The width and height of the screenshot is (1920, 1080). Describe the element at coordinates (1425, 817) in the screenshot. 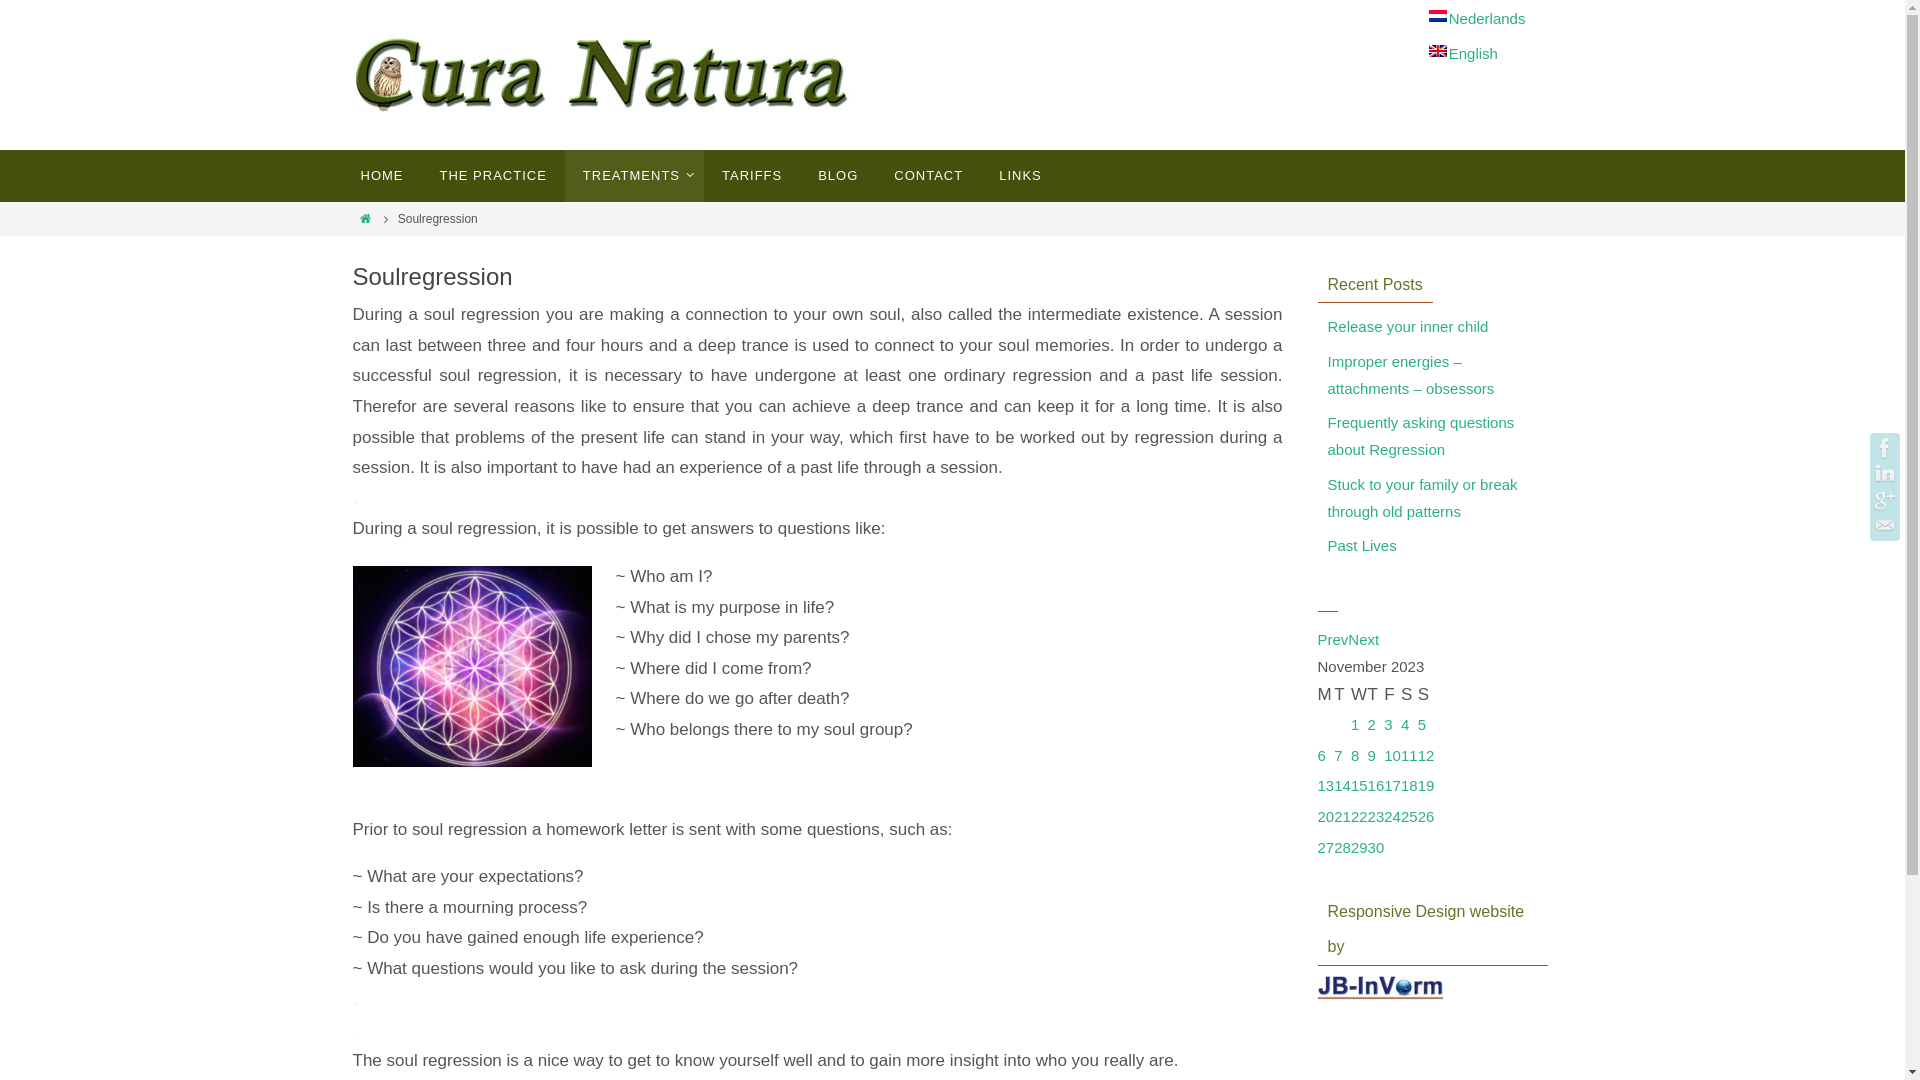

I see `'26'` at that location.